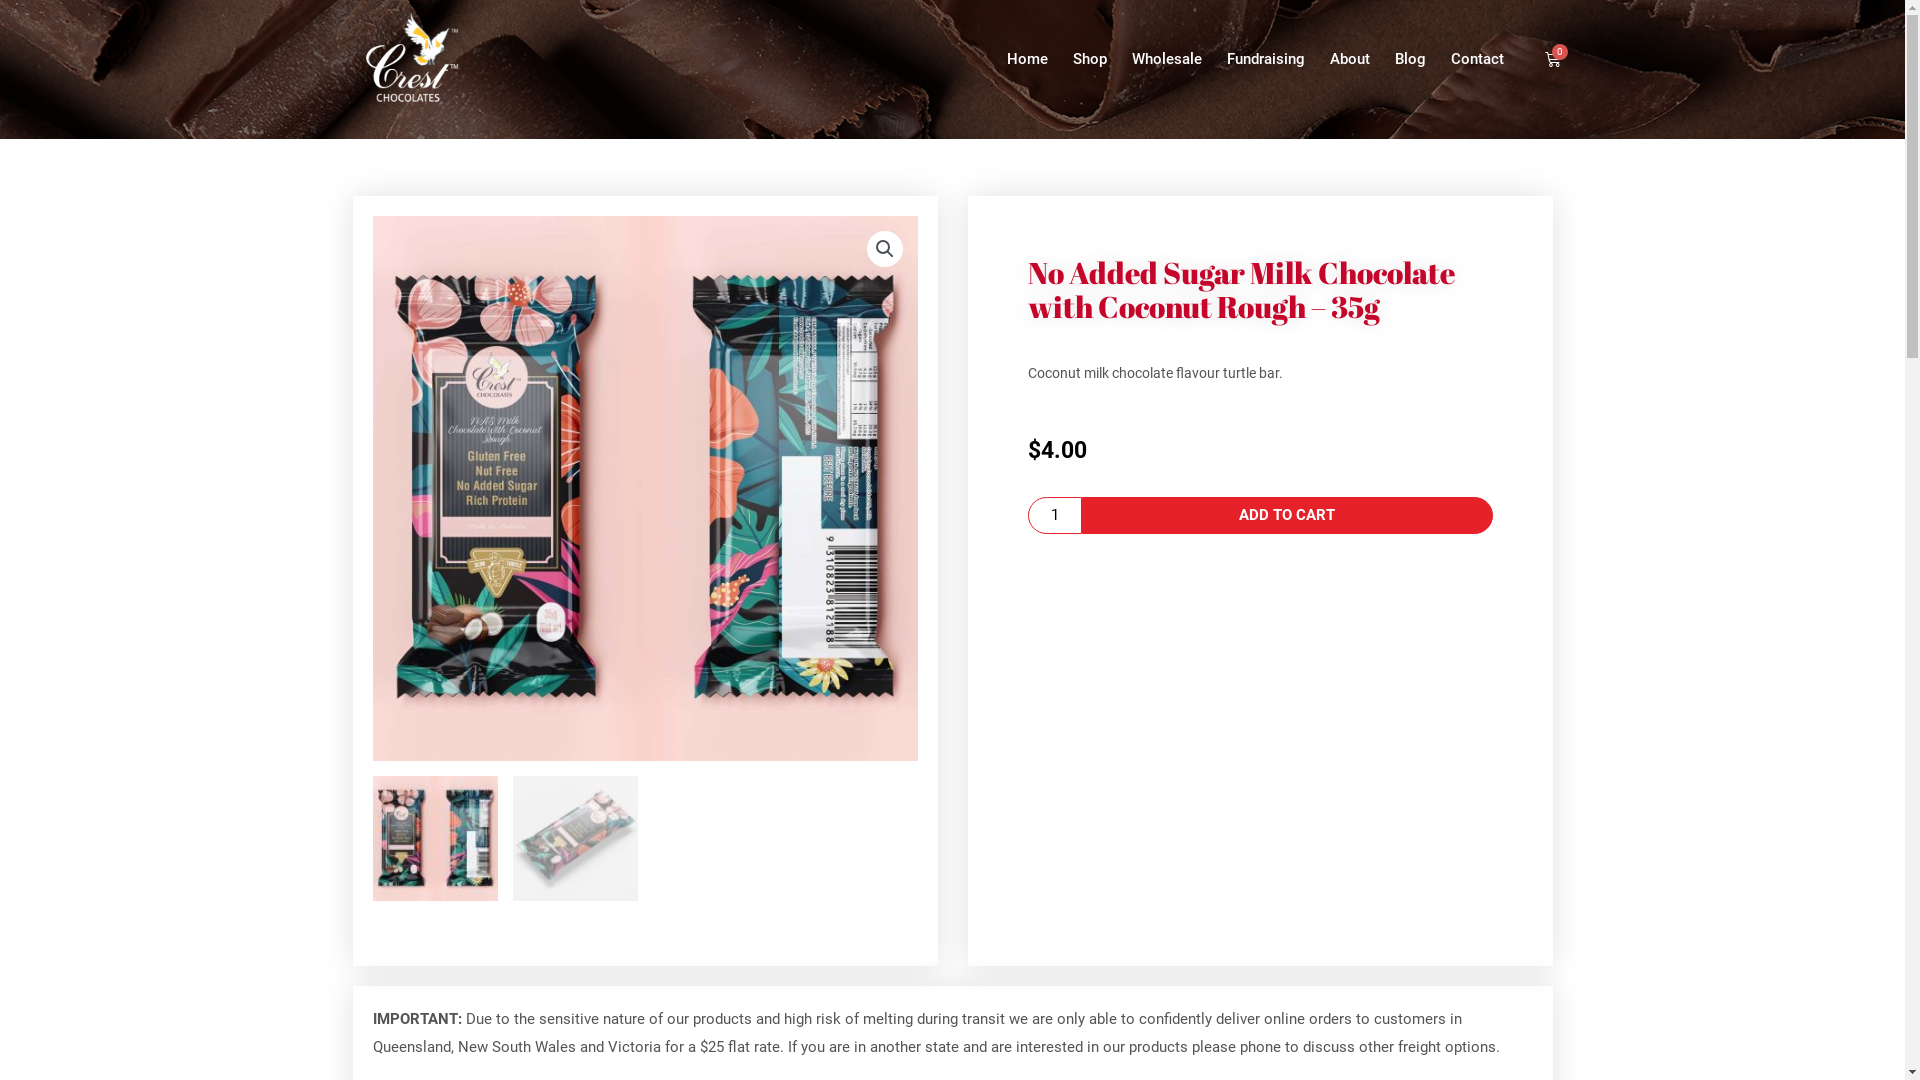 This screenshot has width=1920, height=1080. I want to click on 'Contact', so click(1476, 57).